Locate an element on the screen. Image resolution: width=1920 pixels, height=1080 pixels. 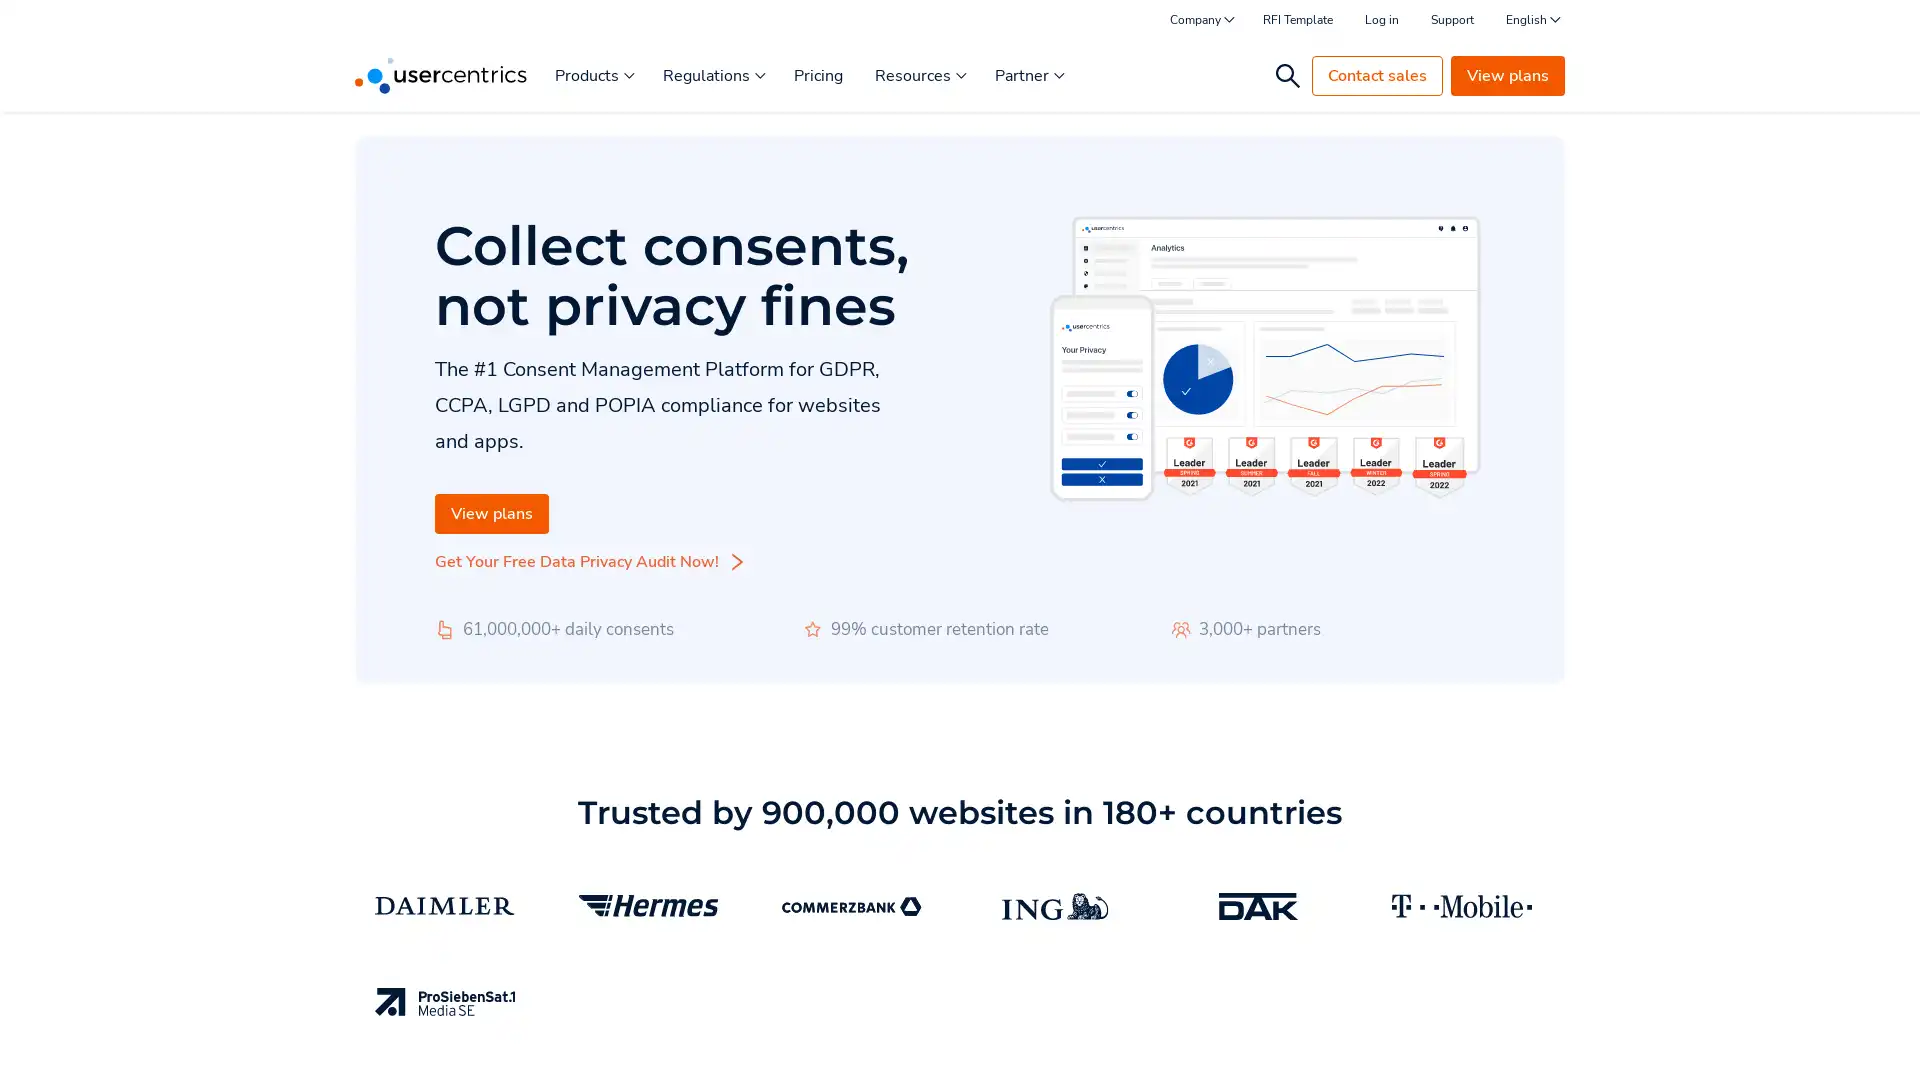
OK, Agree to CCPA is located at coordinates (1480, 1035).